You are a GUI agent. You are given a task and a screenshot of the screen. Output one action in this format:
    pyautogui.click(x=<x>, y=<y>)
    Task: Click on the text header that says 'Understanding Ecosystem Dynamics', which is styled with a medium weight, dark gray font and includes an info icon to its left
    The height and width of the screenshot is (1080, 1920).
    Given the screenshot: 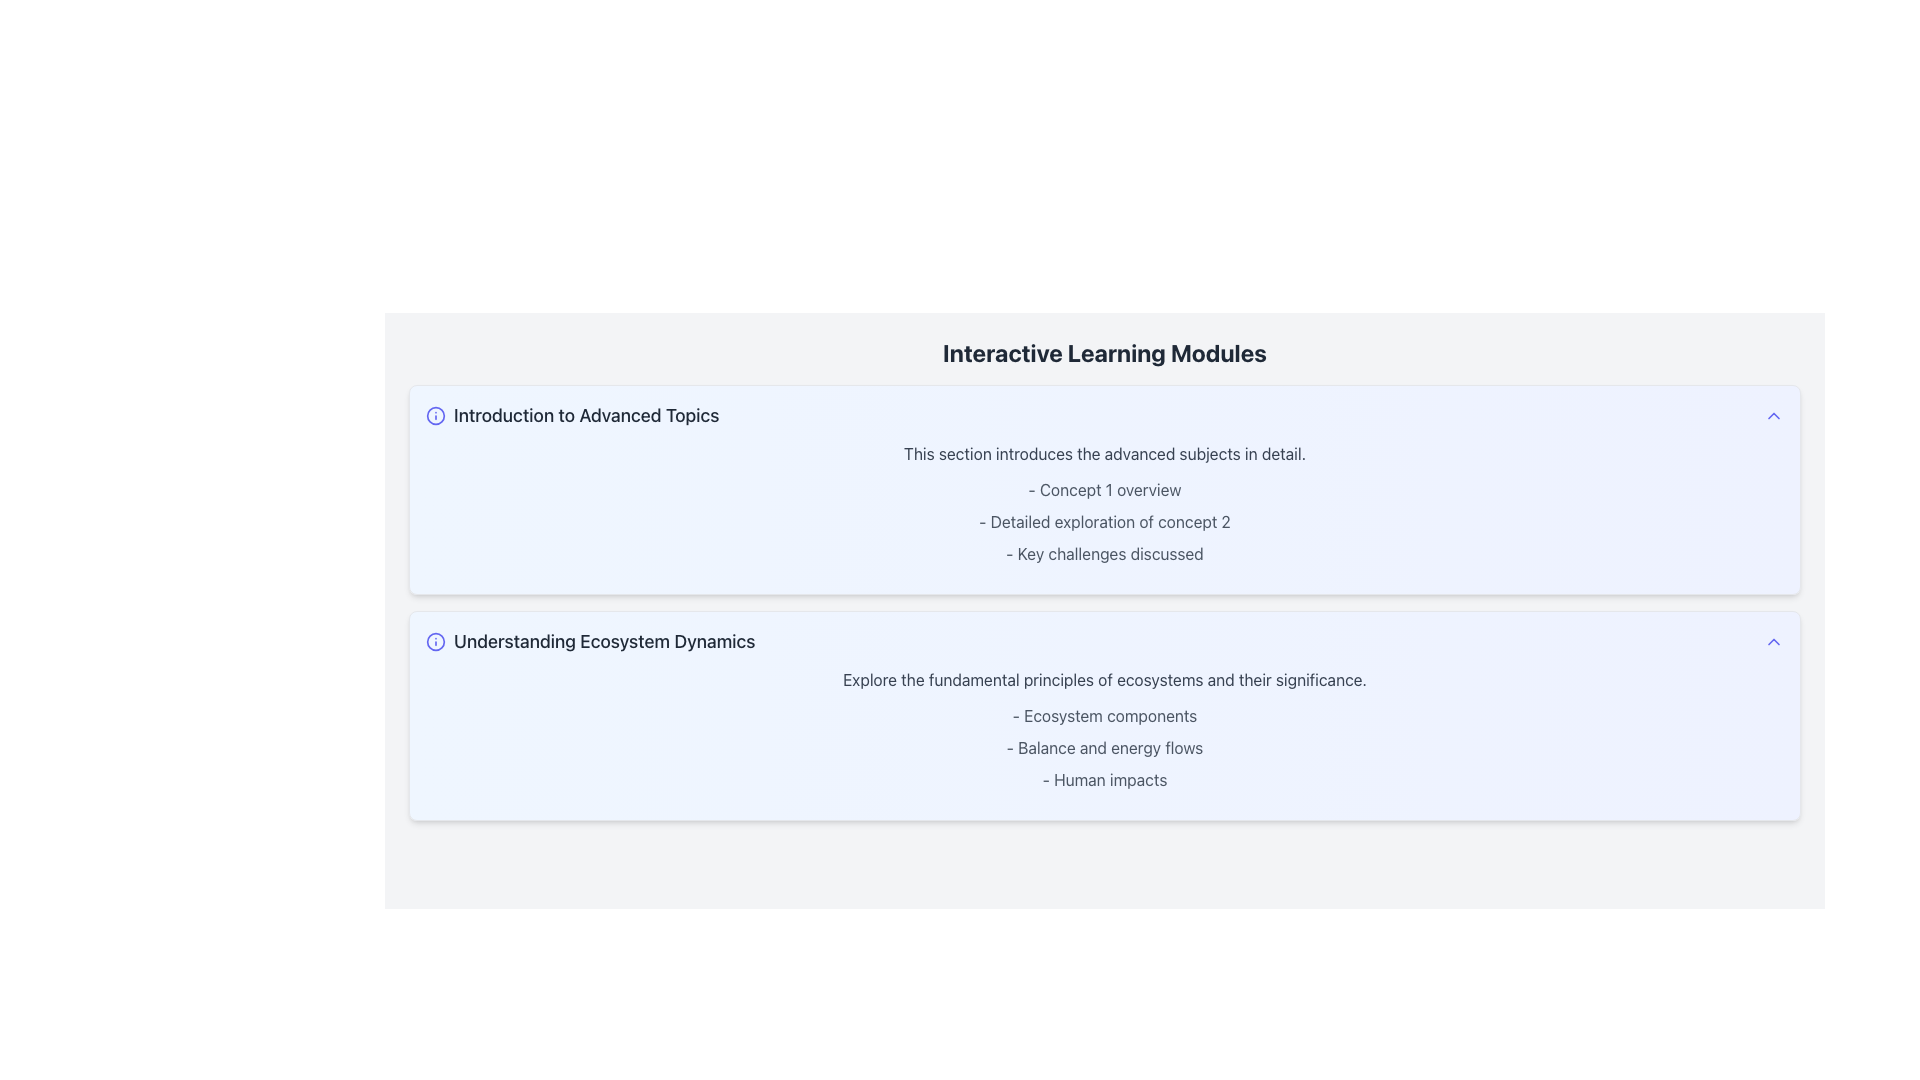 What is the action you would take?
    pyautogui.click(x=589, y=641)
    